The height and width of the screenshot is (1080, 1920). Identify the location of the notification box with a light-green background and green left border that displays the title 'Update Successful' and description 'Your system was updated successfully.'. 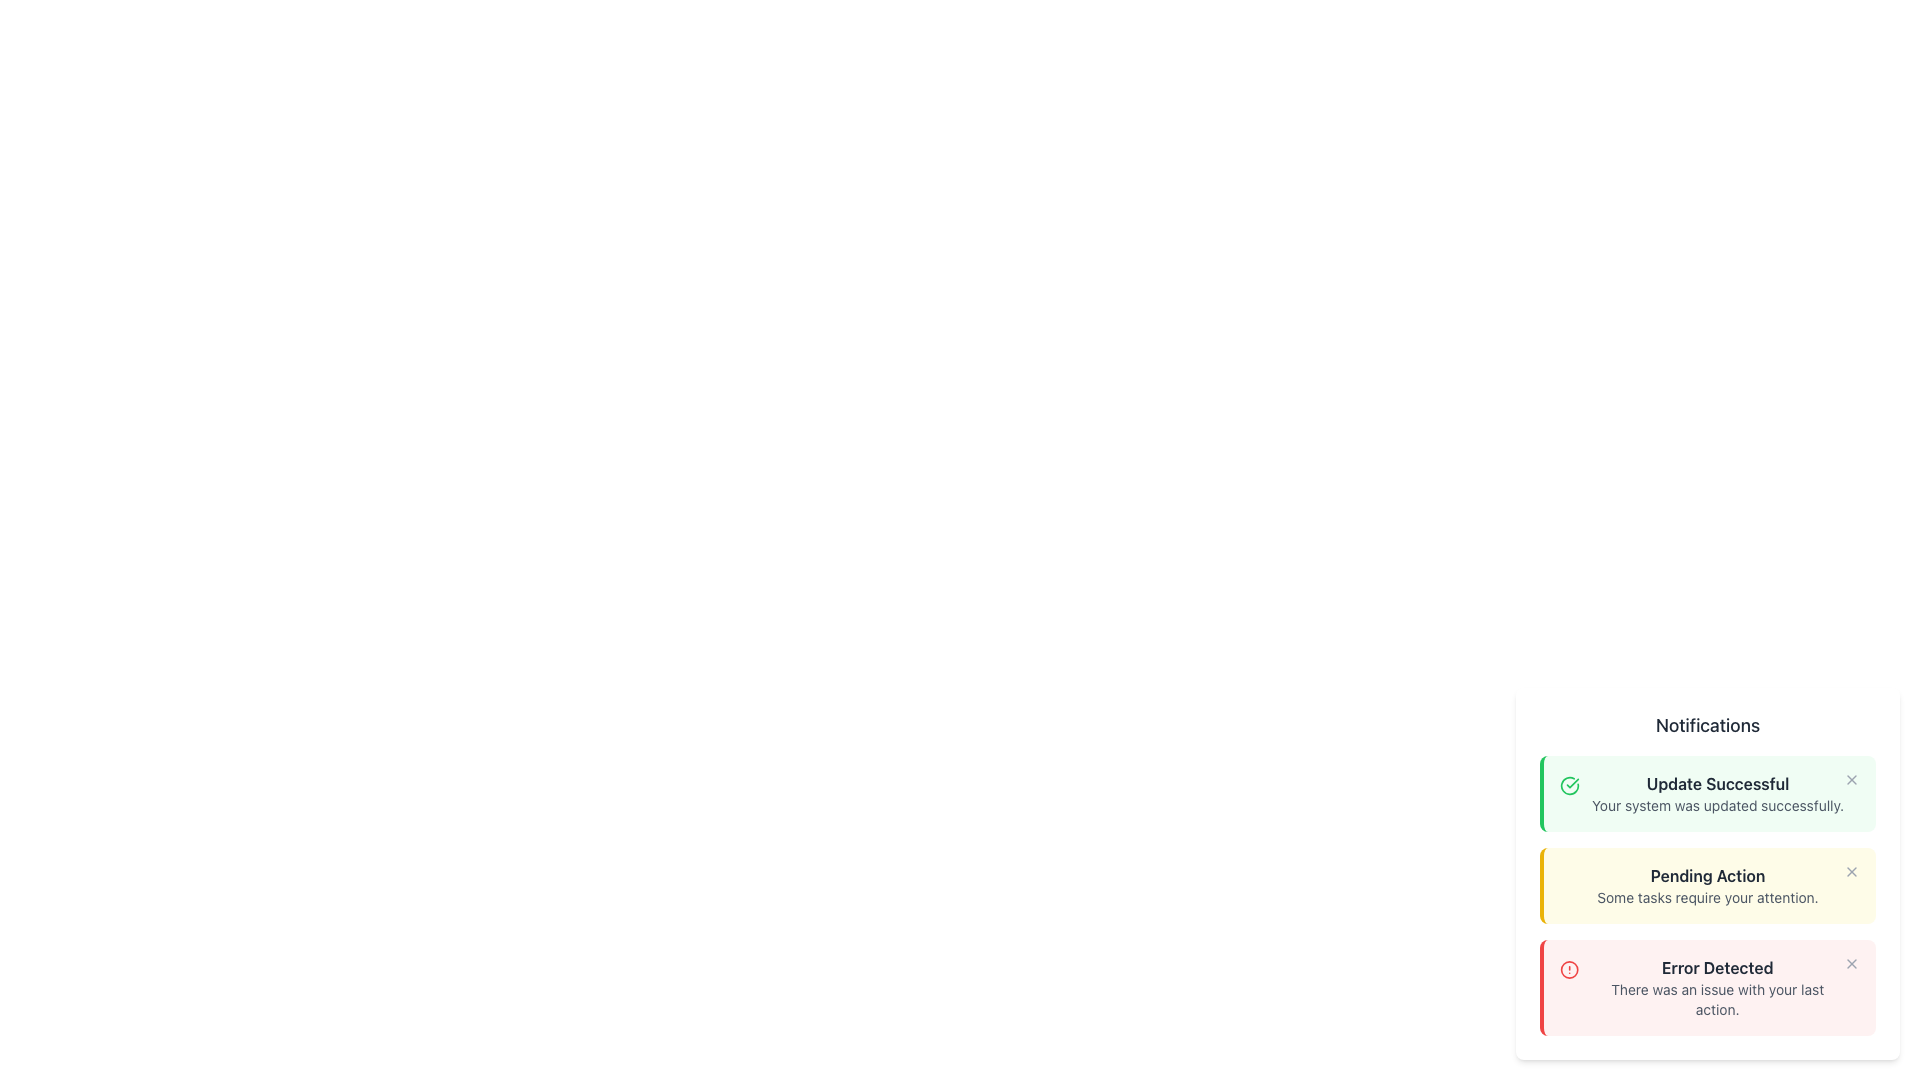
(1708, 793).